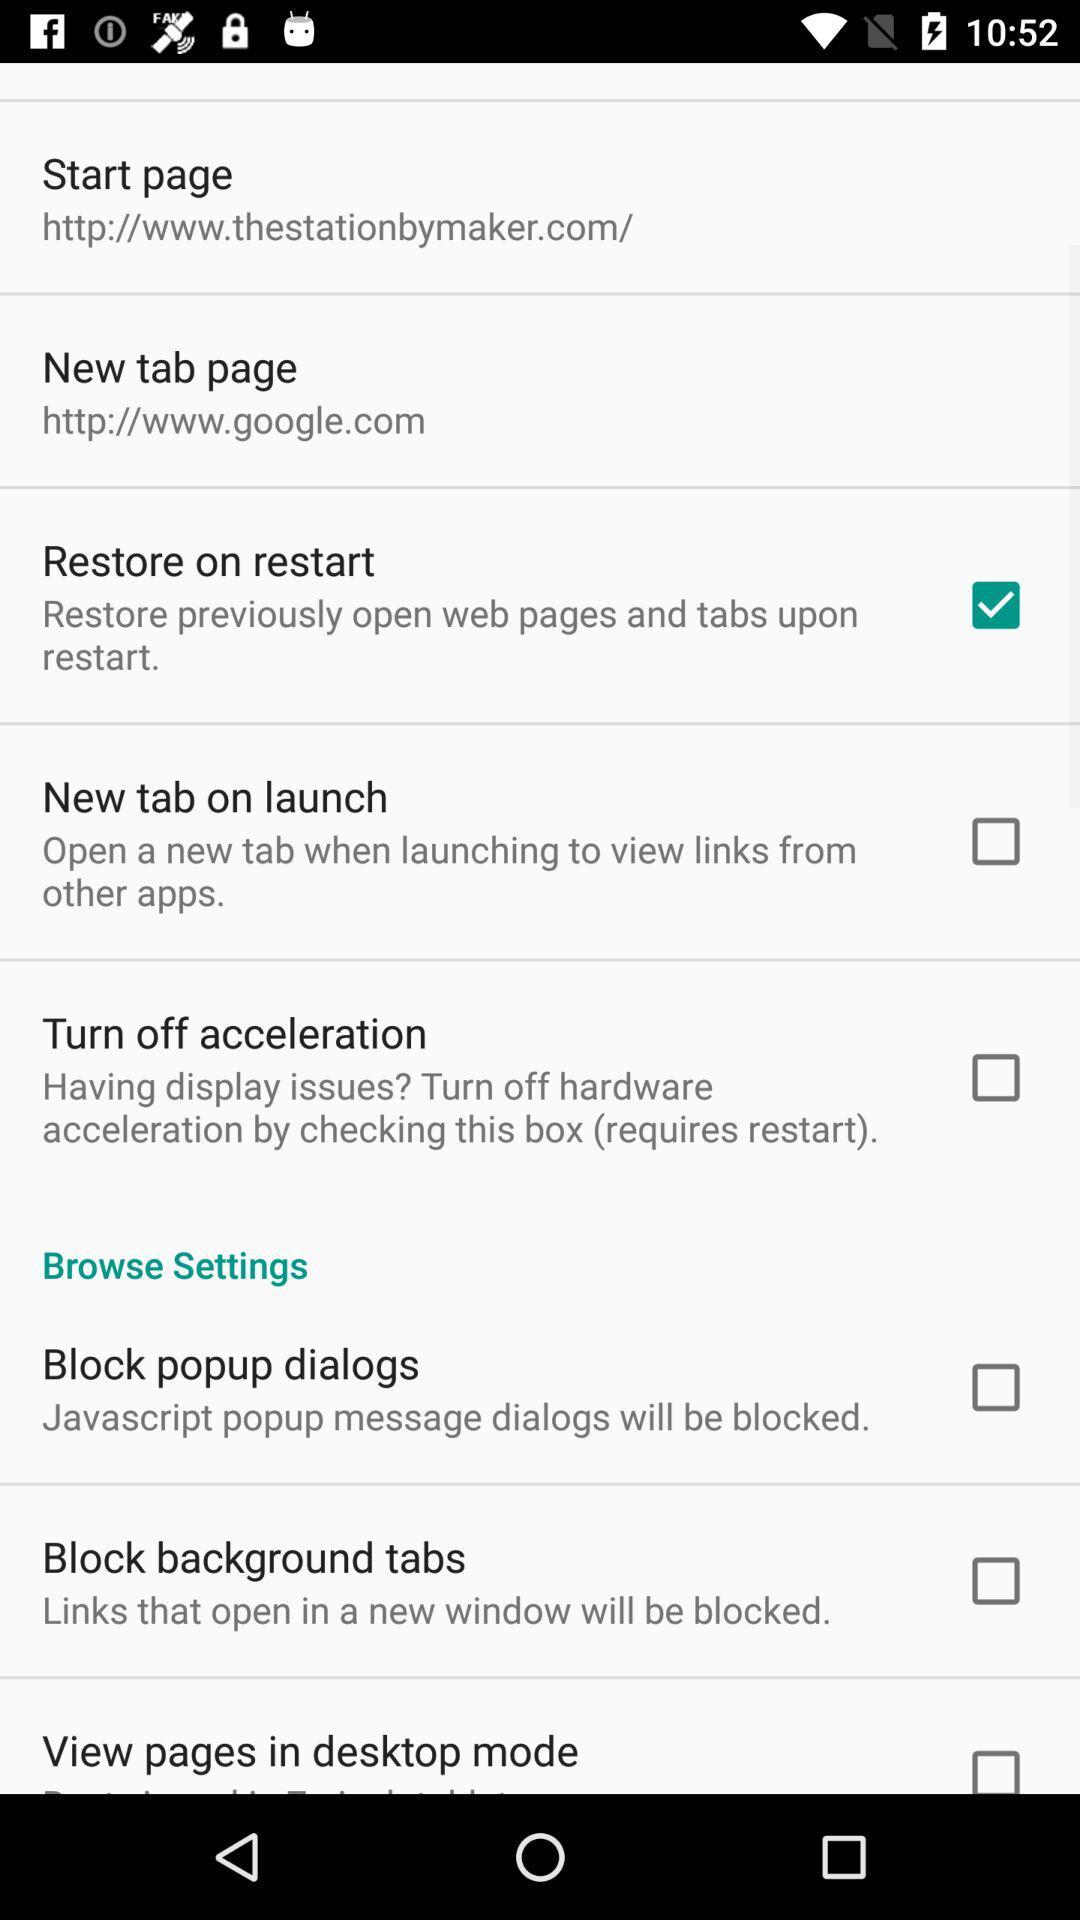 This screenshot has width=1080, height=1920. Describe the element at coordinates (477, 633) in the screenshot. I see `the restore previously open` at that location.